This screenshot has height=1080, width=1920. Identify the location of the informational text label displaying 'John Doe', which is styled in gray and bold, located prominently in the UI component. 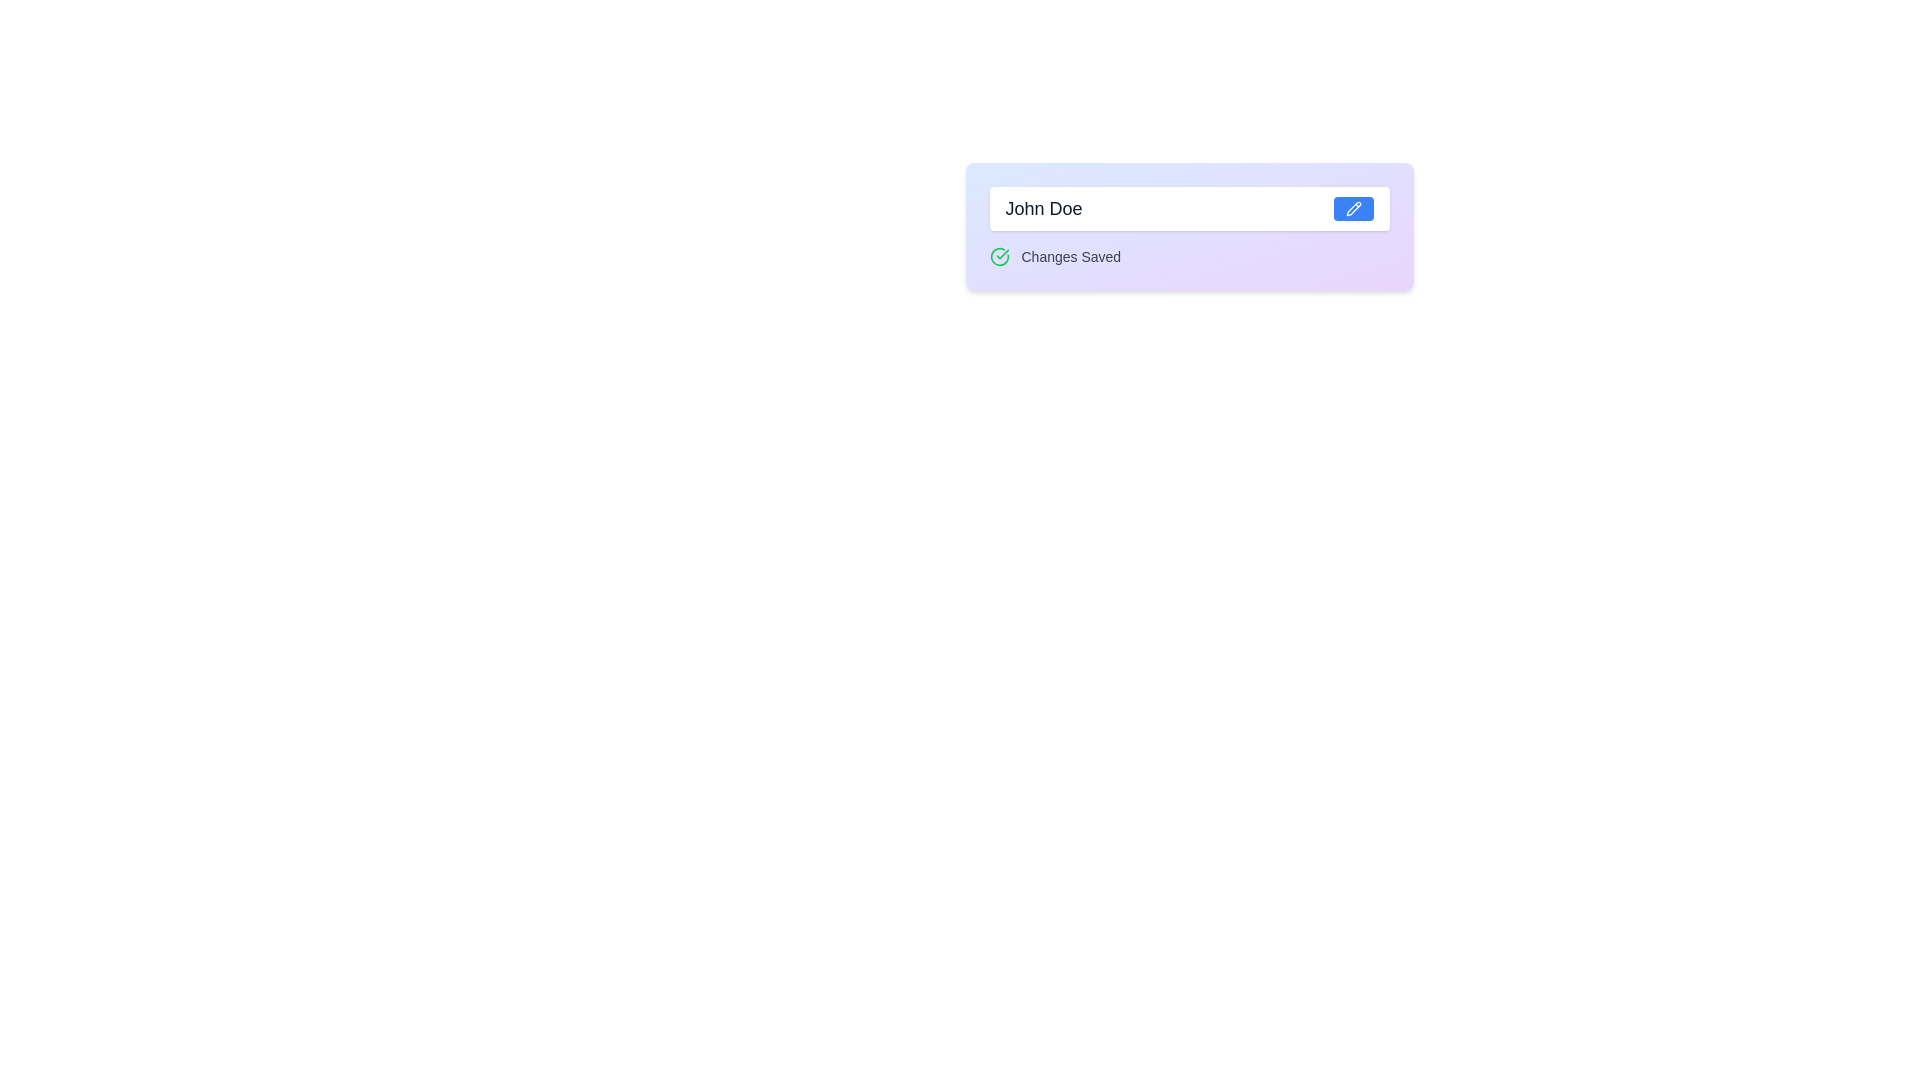
(1043, 208).